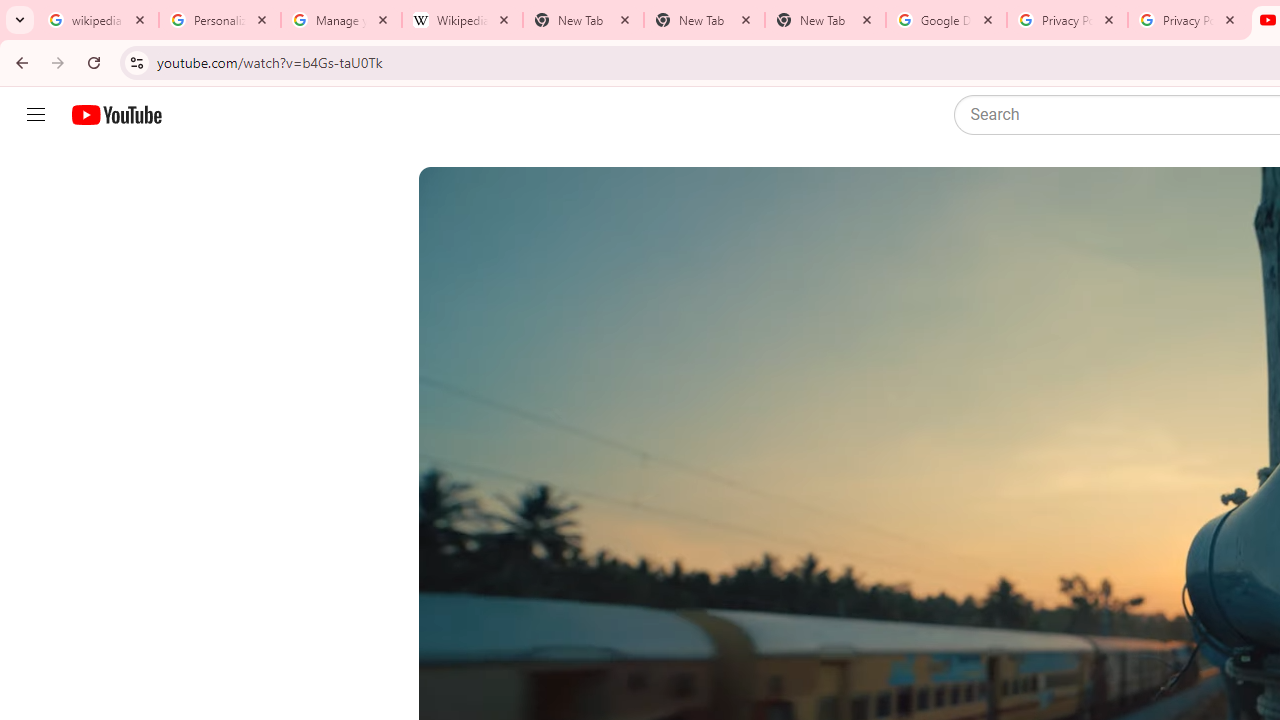 The image size is (1280, 720). What do you see at coordinates (461, 20) in the screenshot?
I see `'Wikipedia:Edit requests - Wikipedia'` at bounding box center [461, 20].